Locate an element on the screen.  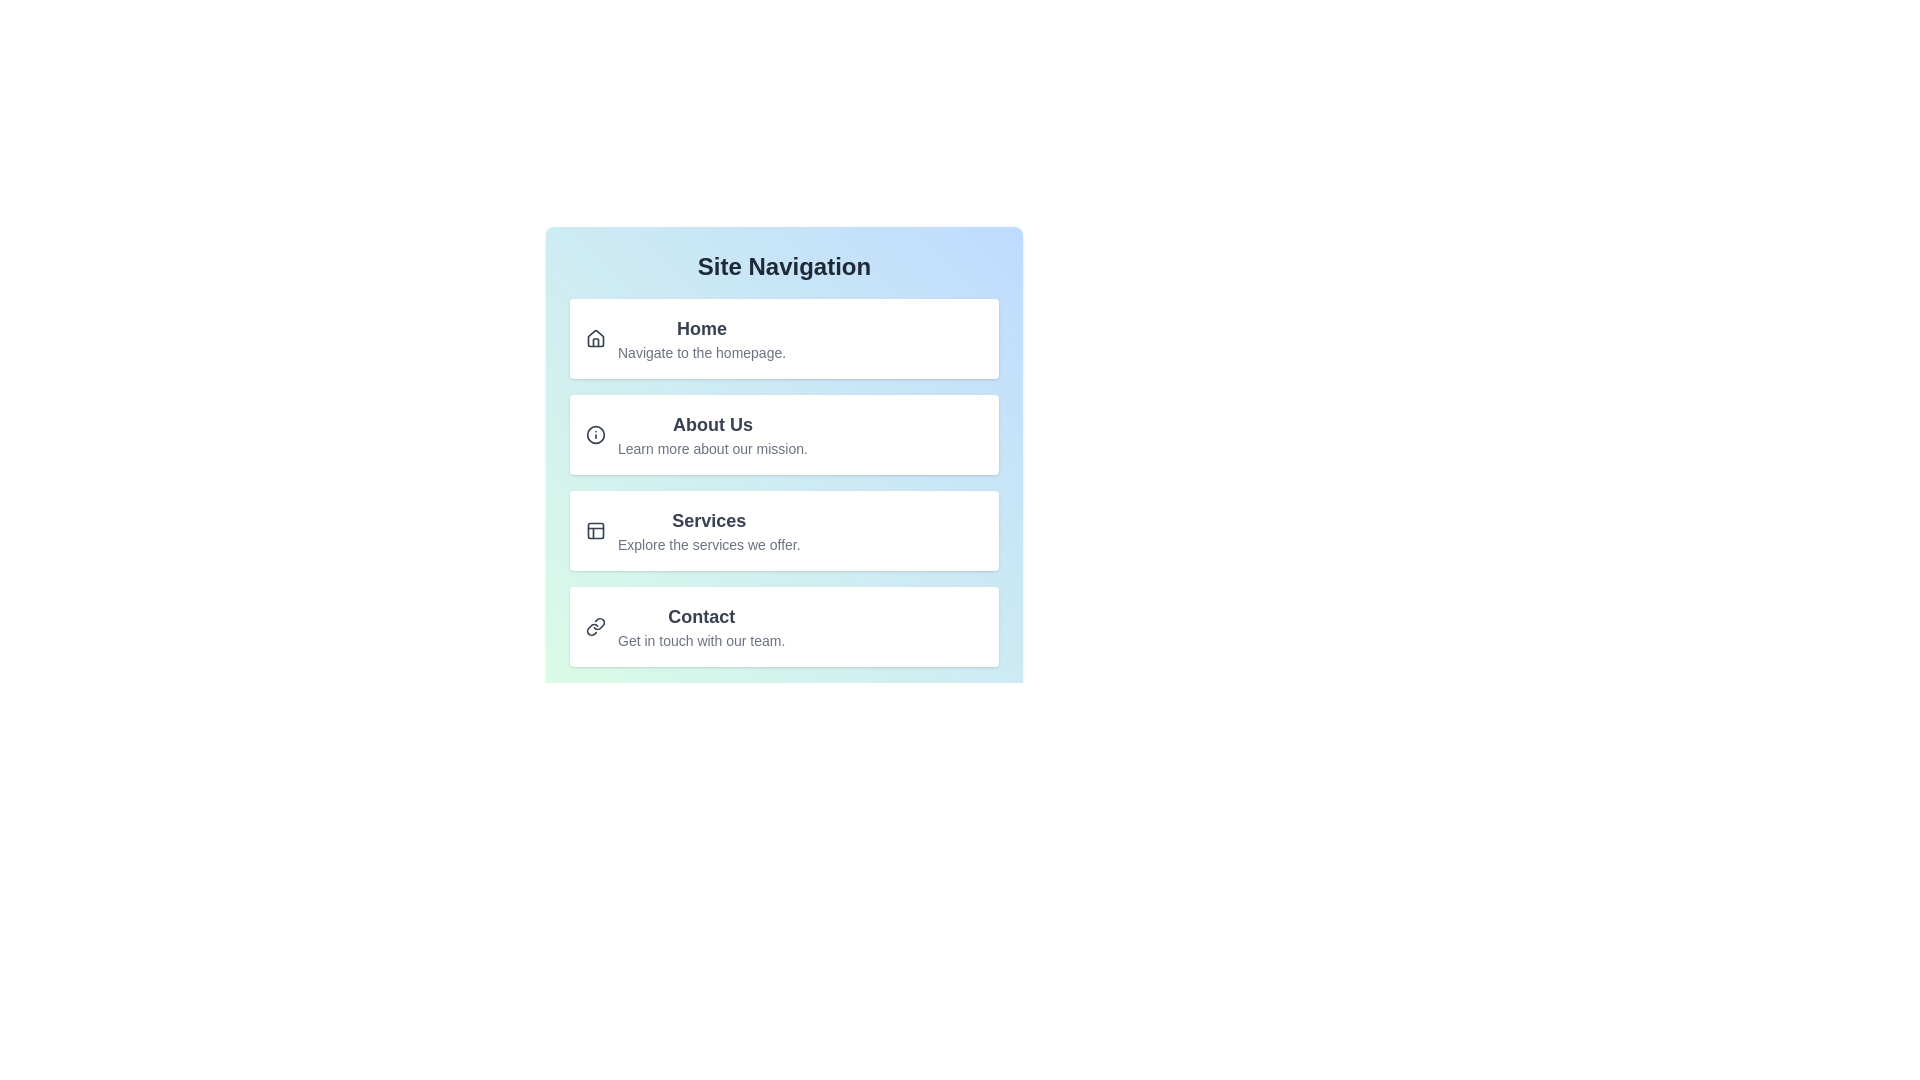
the interactive card at the bottom of the 'Site Navigation' section is located at coordinates (783, 626).